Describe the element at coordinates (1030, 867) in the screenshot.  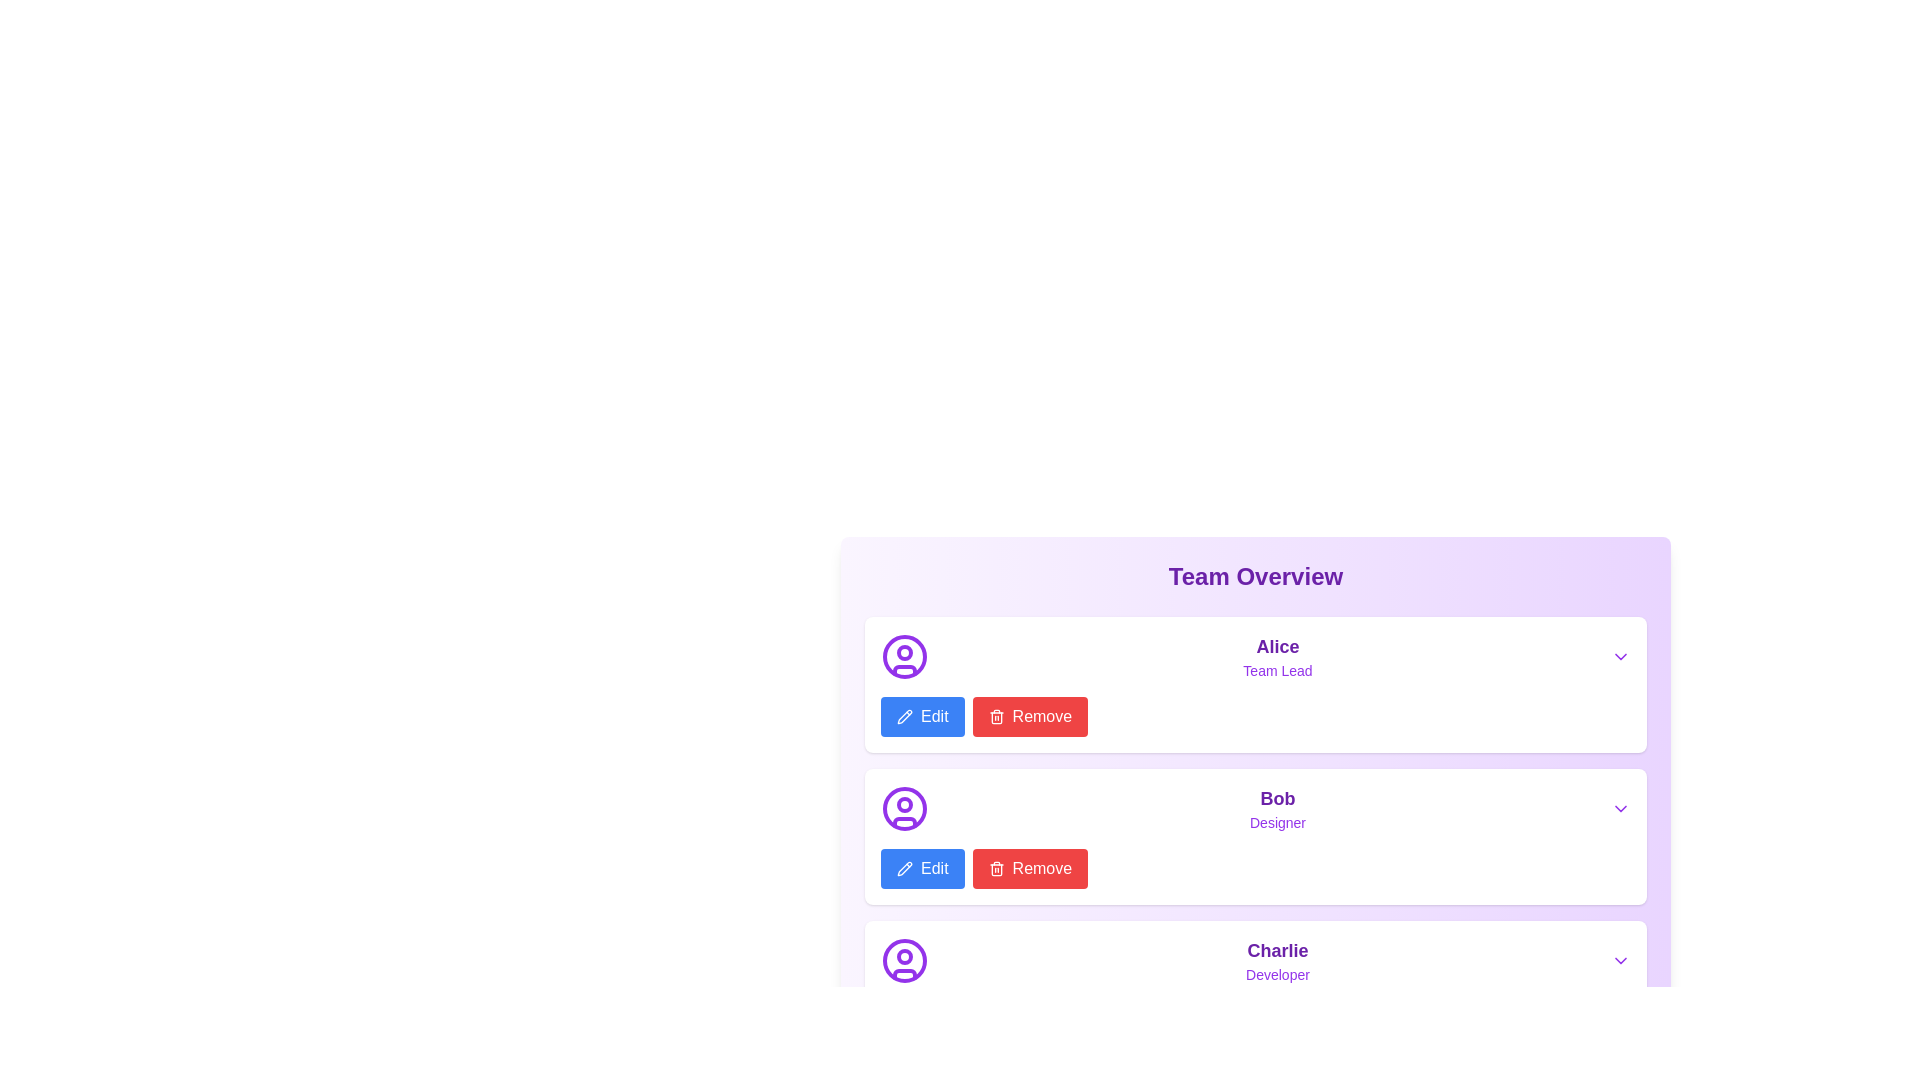
I see `the 'remove' button located in the 'Team Overview' section` at that location.